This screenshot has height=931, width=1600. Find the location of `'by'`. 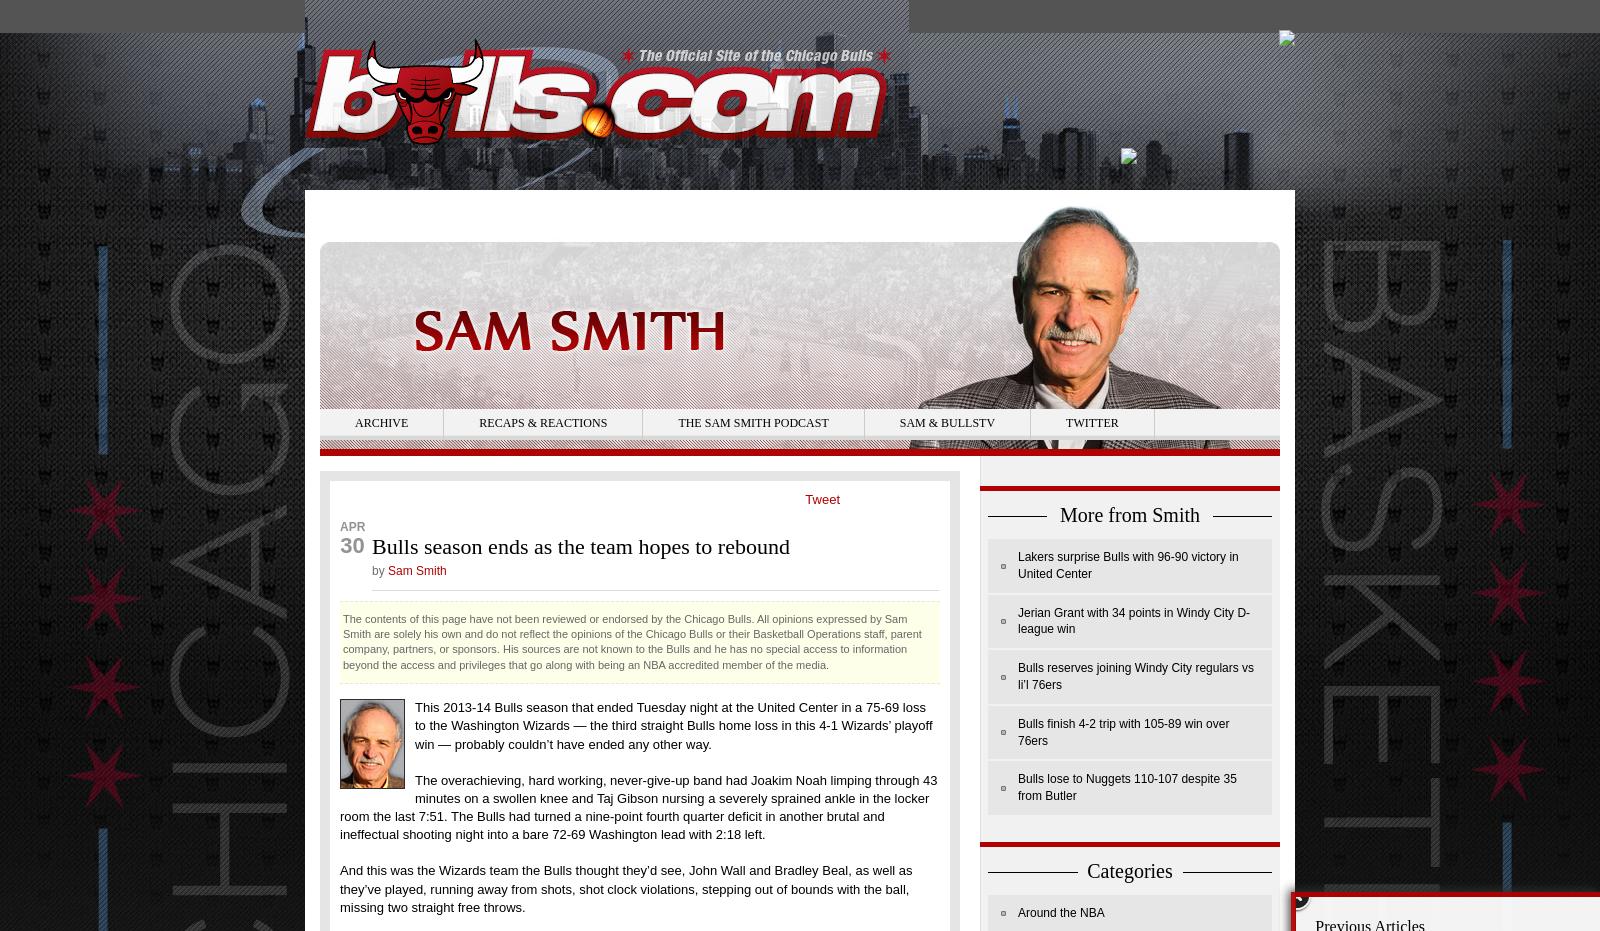

'by' is located at coordinates (380, 568).